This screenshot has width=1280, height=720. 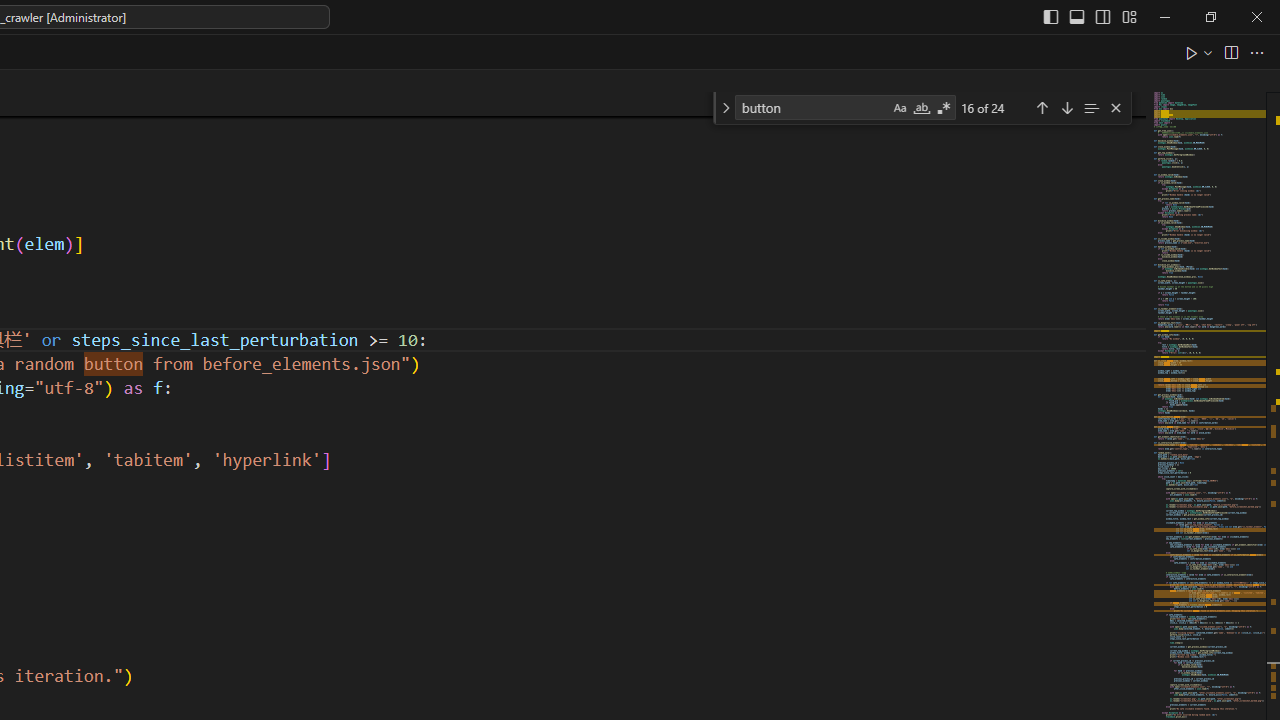 What do you see at coordinates (1065, 107) in the screenshot?
I see `'Next Match (Enter)'` at bounding box center [1065, 107].